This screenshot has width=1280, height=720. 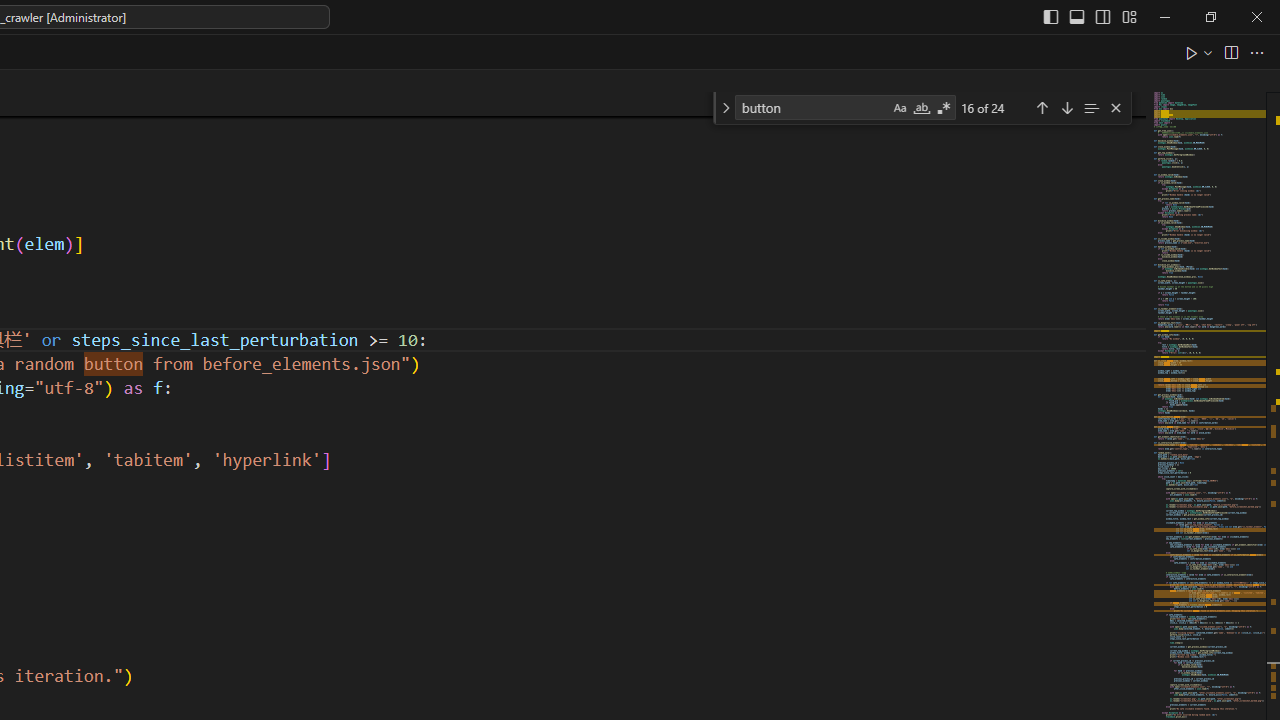 What do you see at coordinates (1065, 107) in the screenshot?
I see `'Next Match (Enter)'` at bounding box center [1065, 107].